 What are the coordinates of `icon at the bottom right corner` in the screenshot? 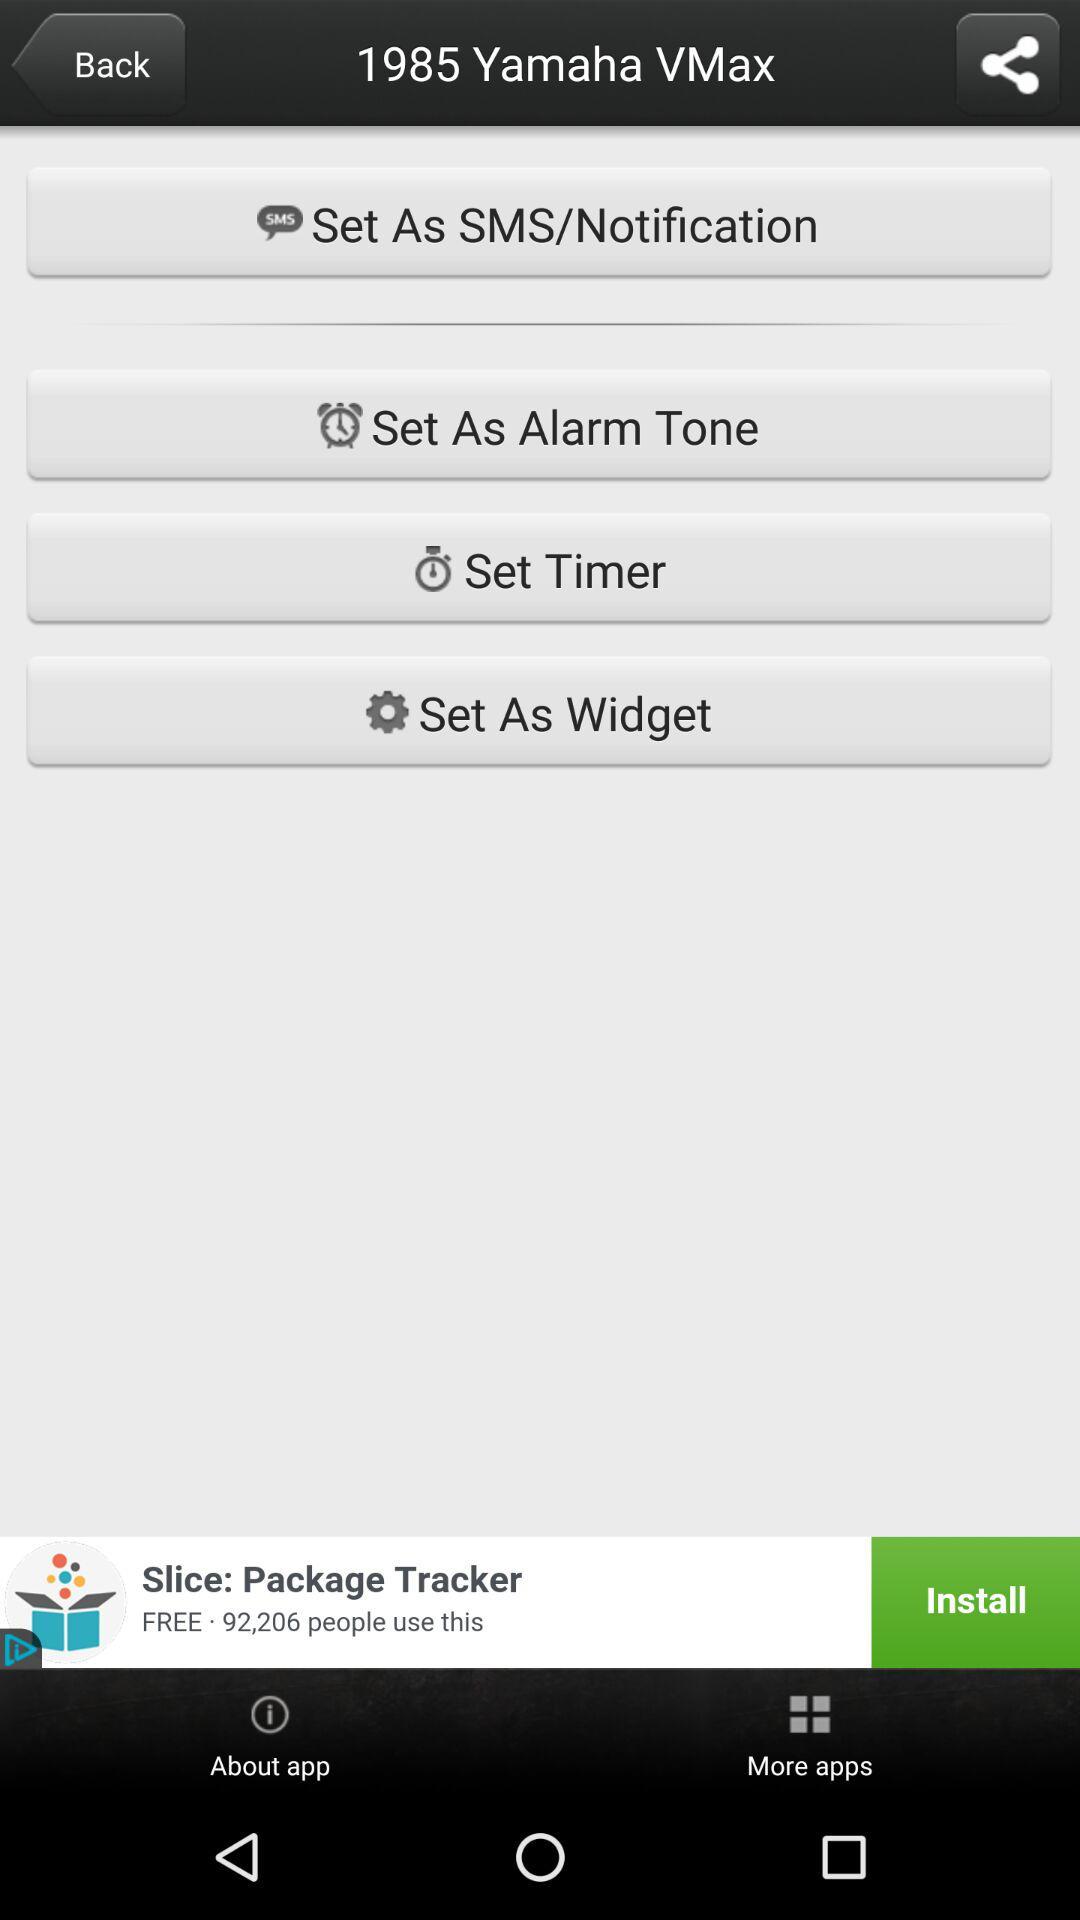 It's located at (810, 1732).